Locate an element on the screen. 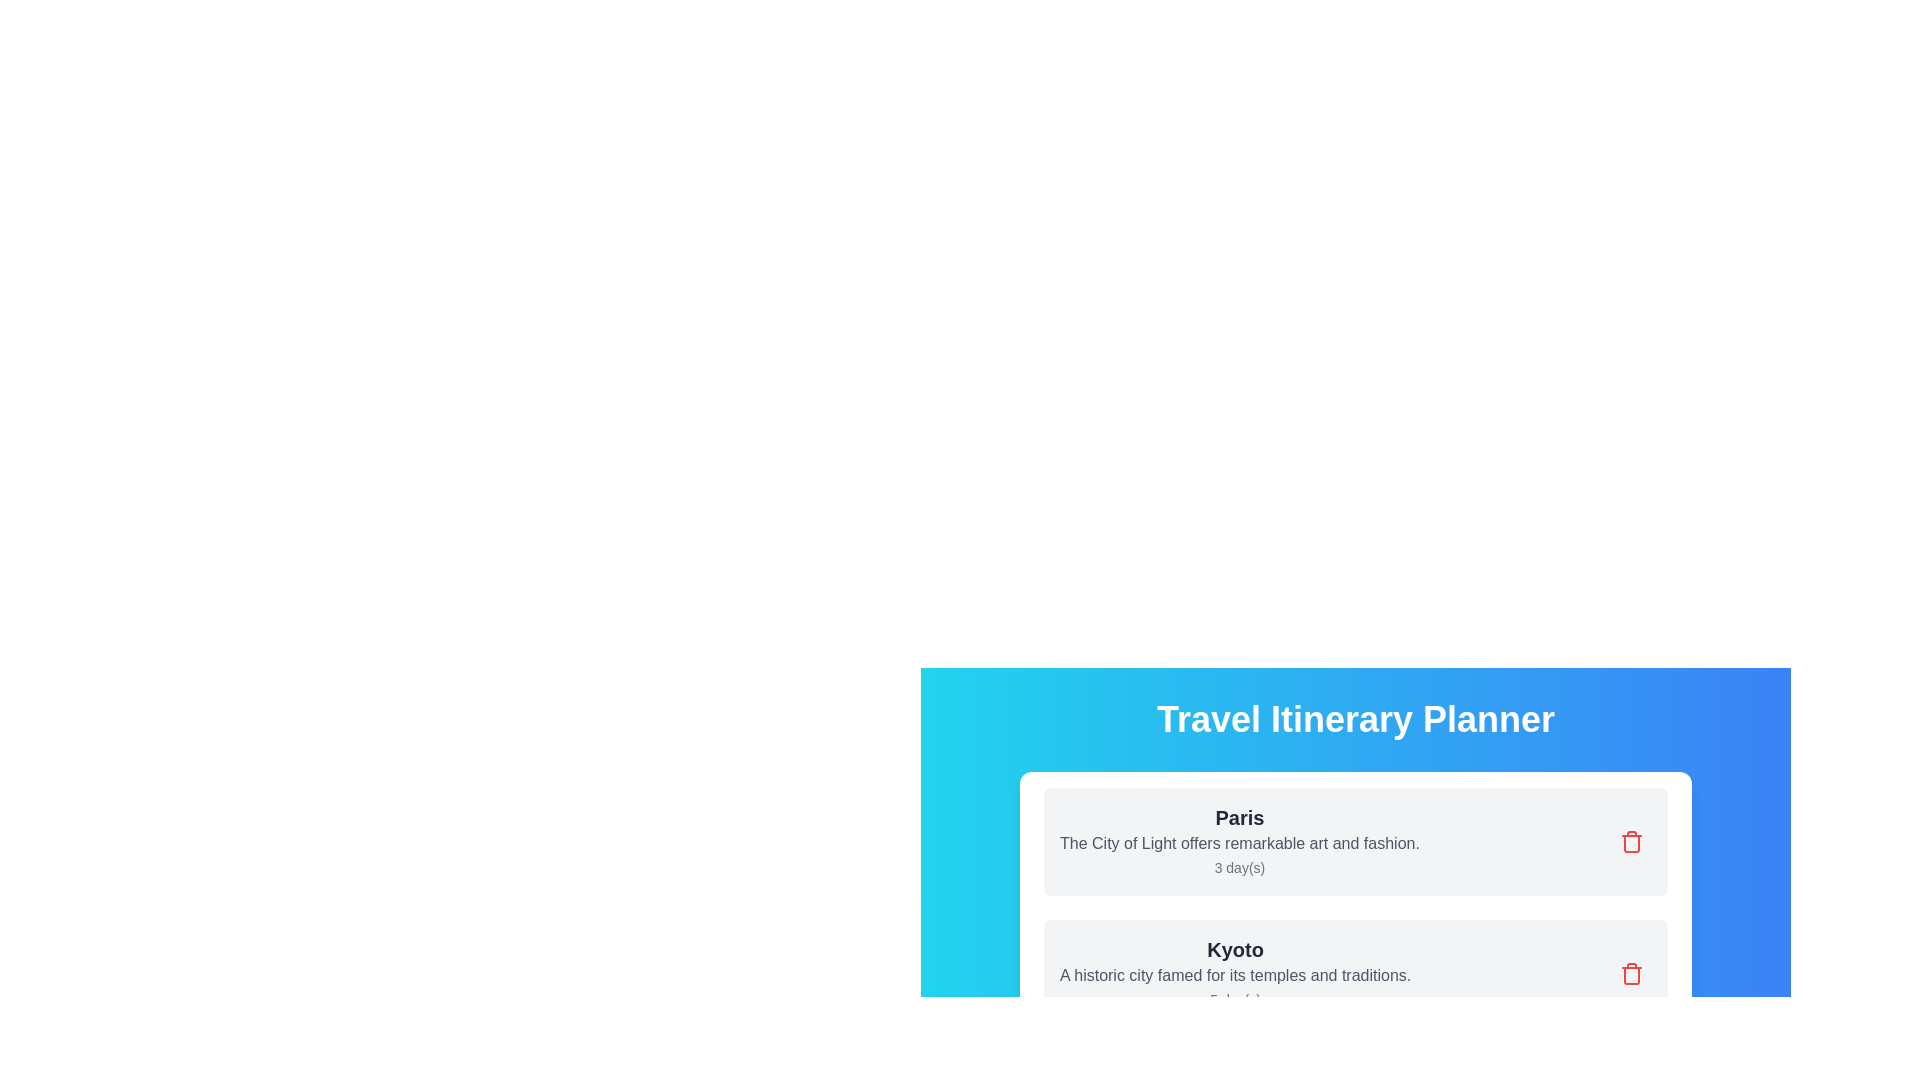 Image resolution: width=1920 pixels, height=1080 pixels. the static text displaying 'A historic city famed for its temples and traditions.' located beneath the bolded text 'Kyoto' in the travel destination card interface is located at coordinates (1234, 974).